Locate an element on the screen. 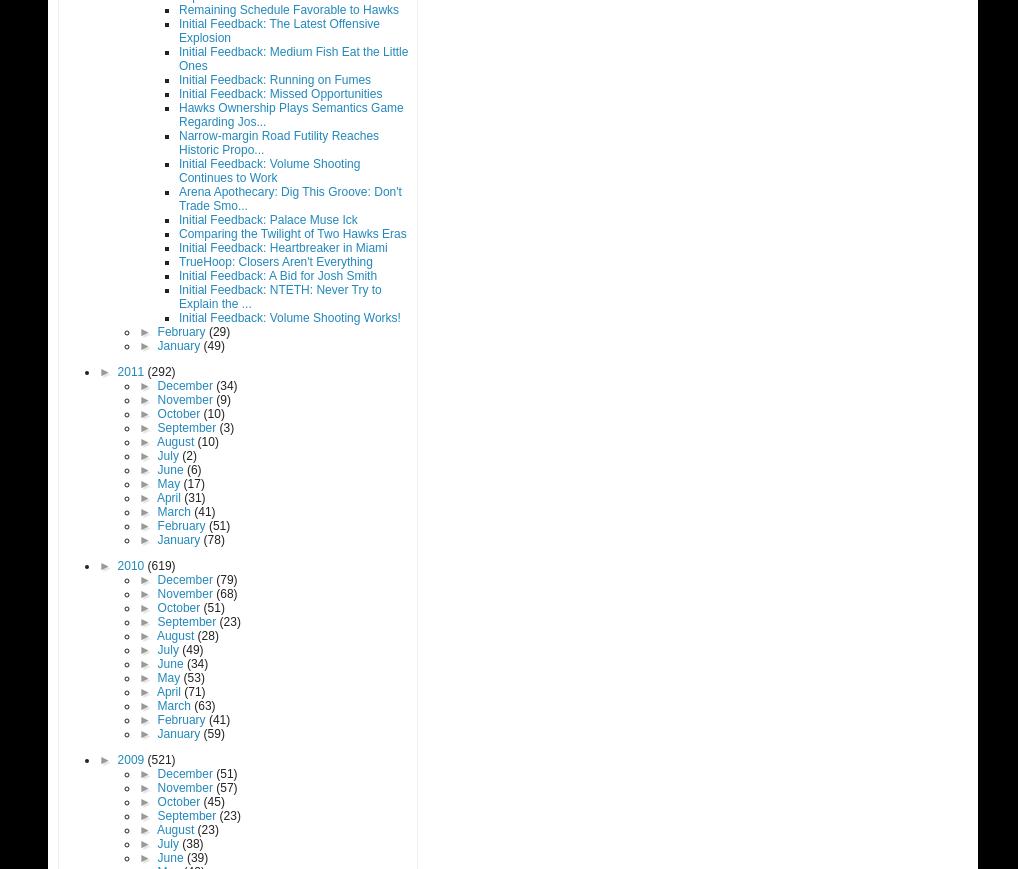 This screenshot has width=1018, height=869. '(28)' is located at coordinates (206, 636).